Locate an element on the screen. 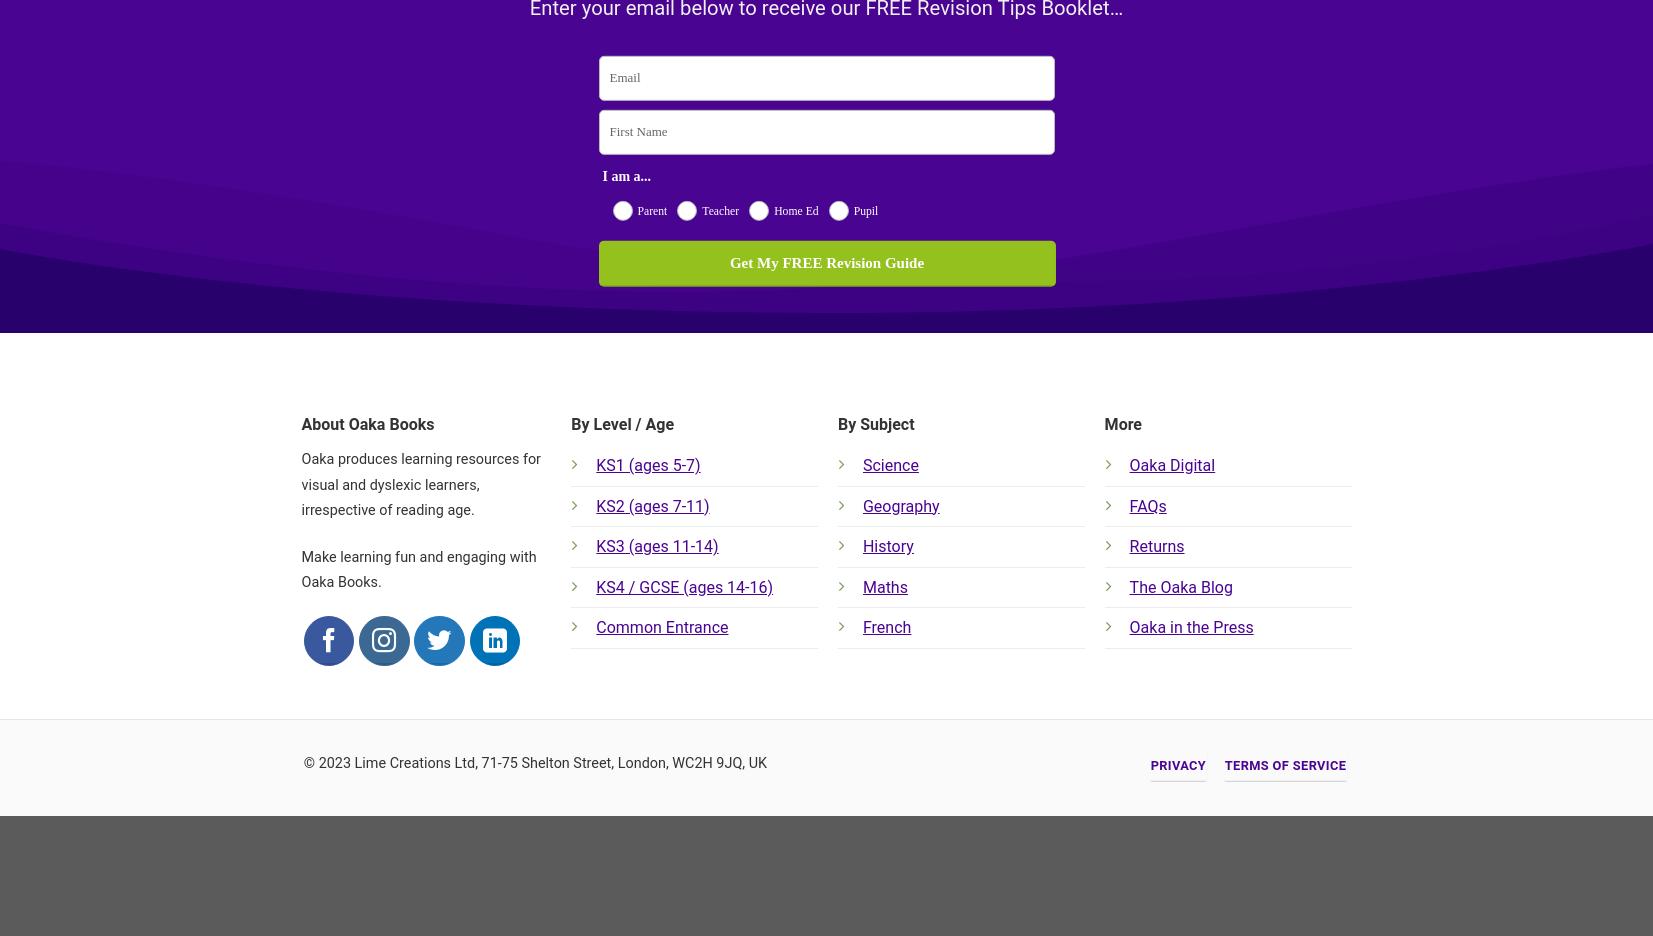 This screenshot has height=936, width=1653. 'Teacher' is located at coordinates (719, 211).